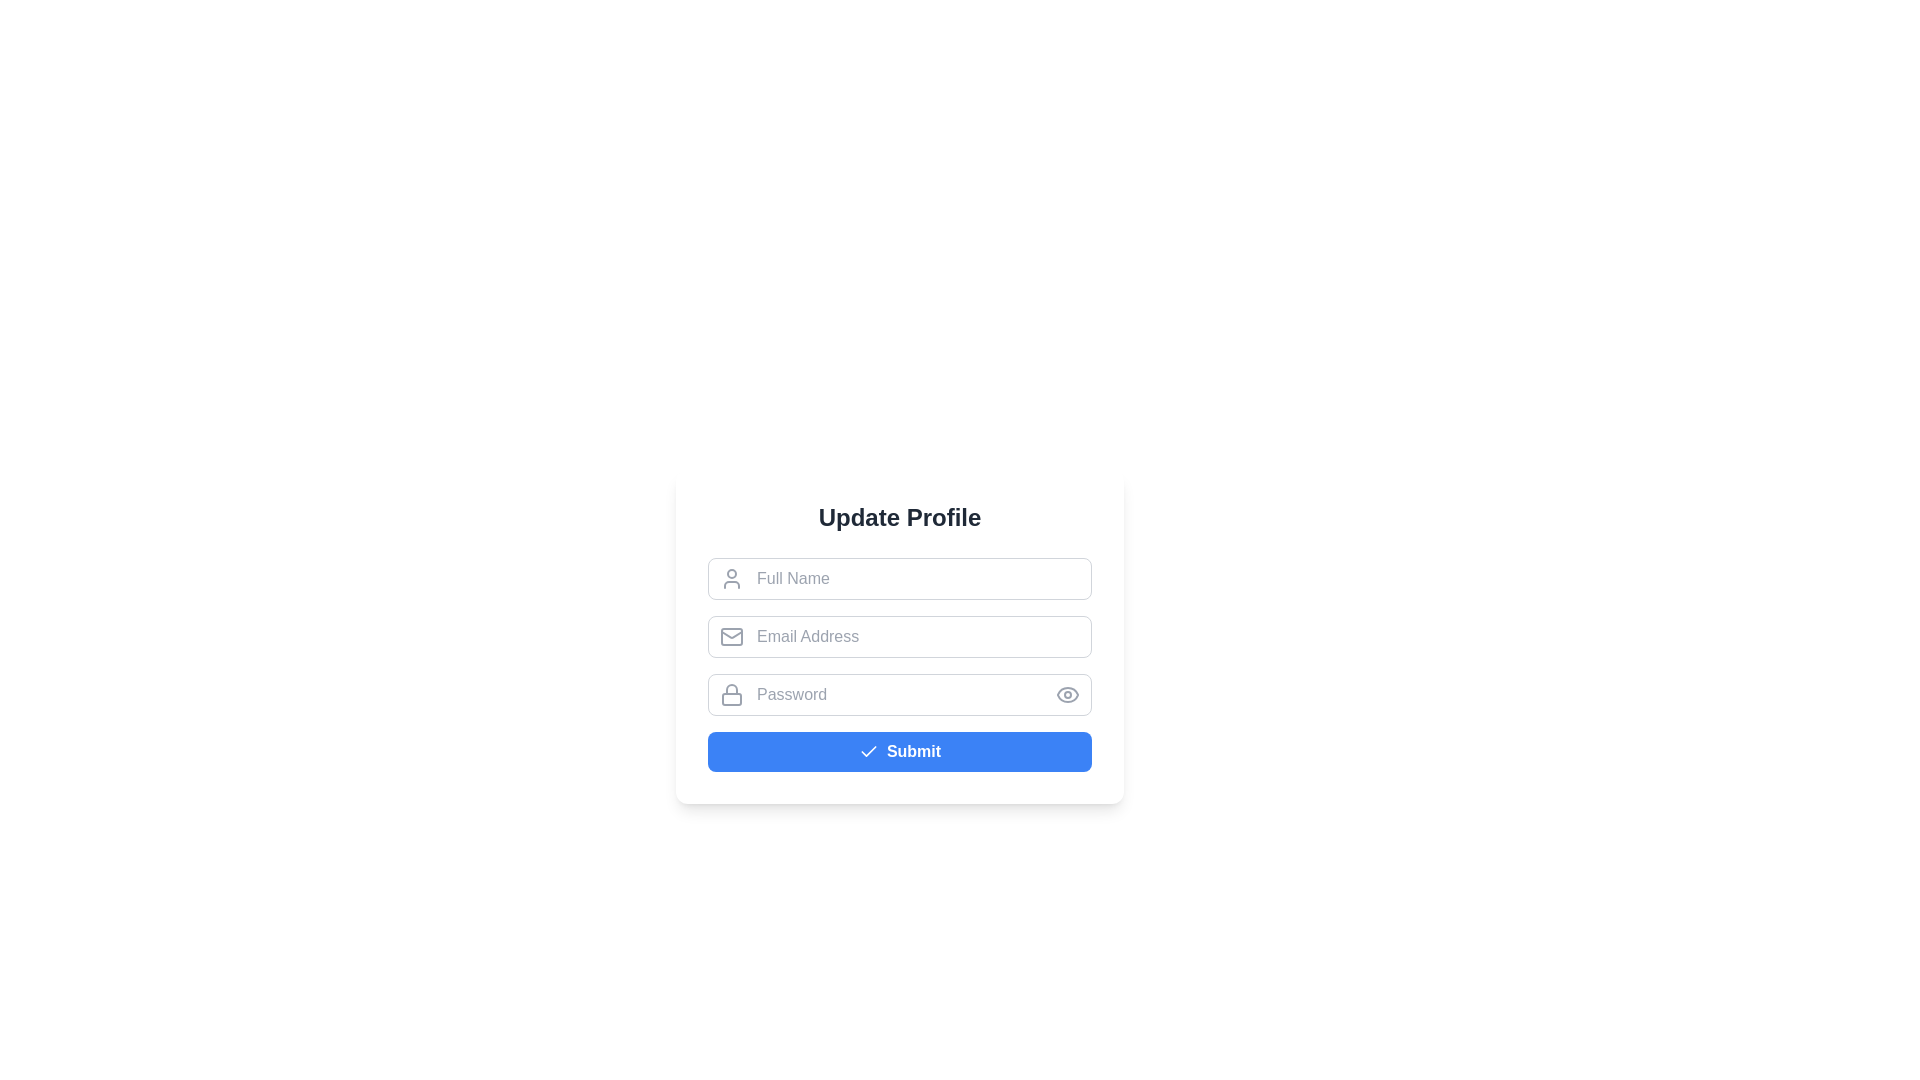  I want to click on the eye icon button located on the far right of the password input field, so click(1067, 693).